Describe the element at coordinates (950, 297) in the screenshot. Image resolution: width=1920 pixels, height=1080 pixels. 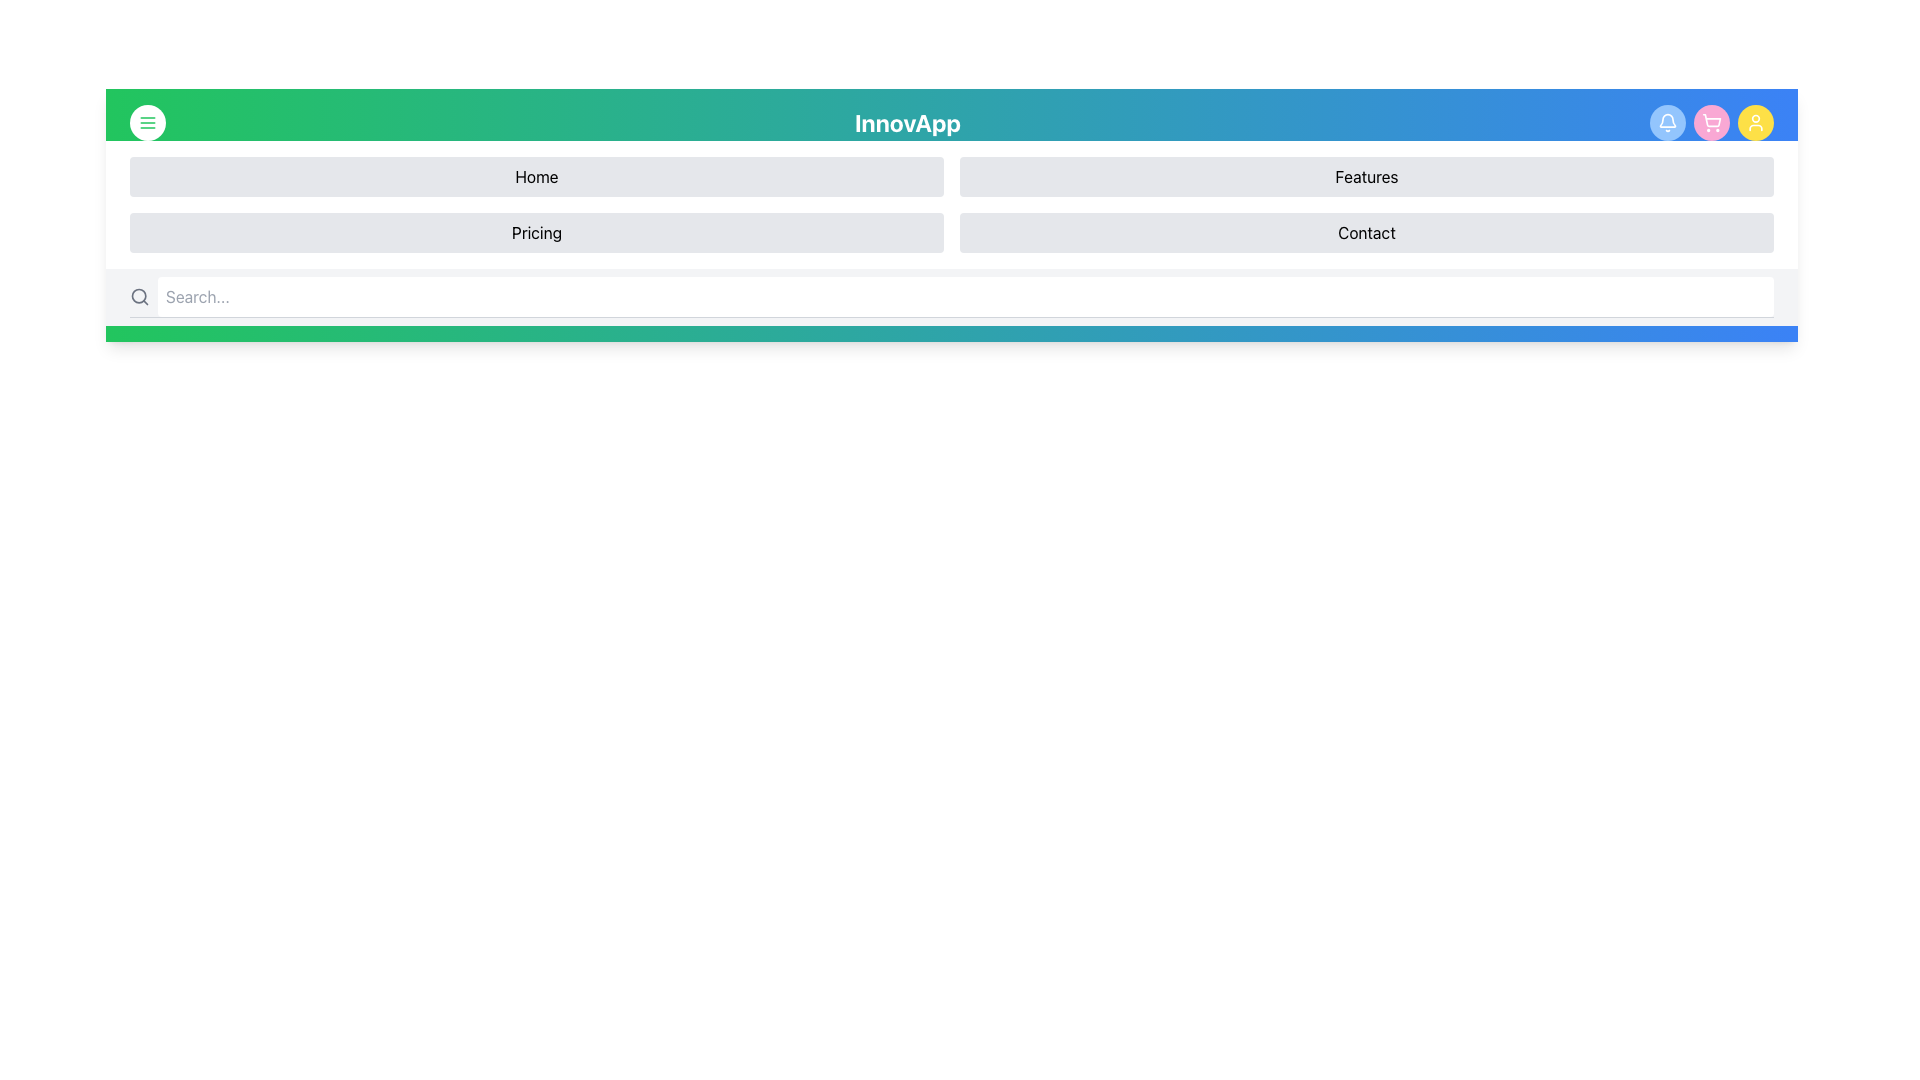
I see `the search input field located` at that location.